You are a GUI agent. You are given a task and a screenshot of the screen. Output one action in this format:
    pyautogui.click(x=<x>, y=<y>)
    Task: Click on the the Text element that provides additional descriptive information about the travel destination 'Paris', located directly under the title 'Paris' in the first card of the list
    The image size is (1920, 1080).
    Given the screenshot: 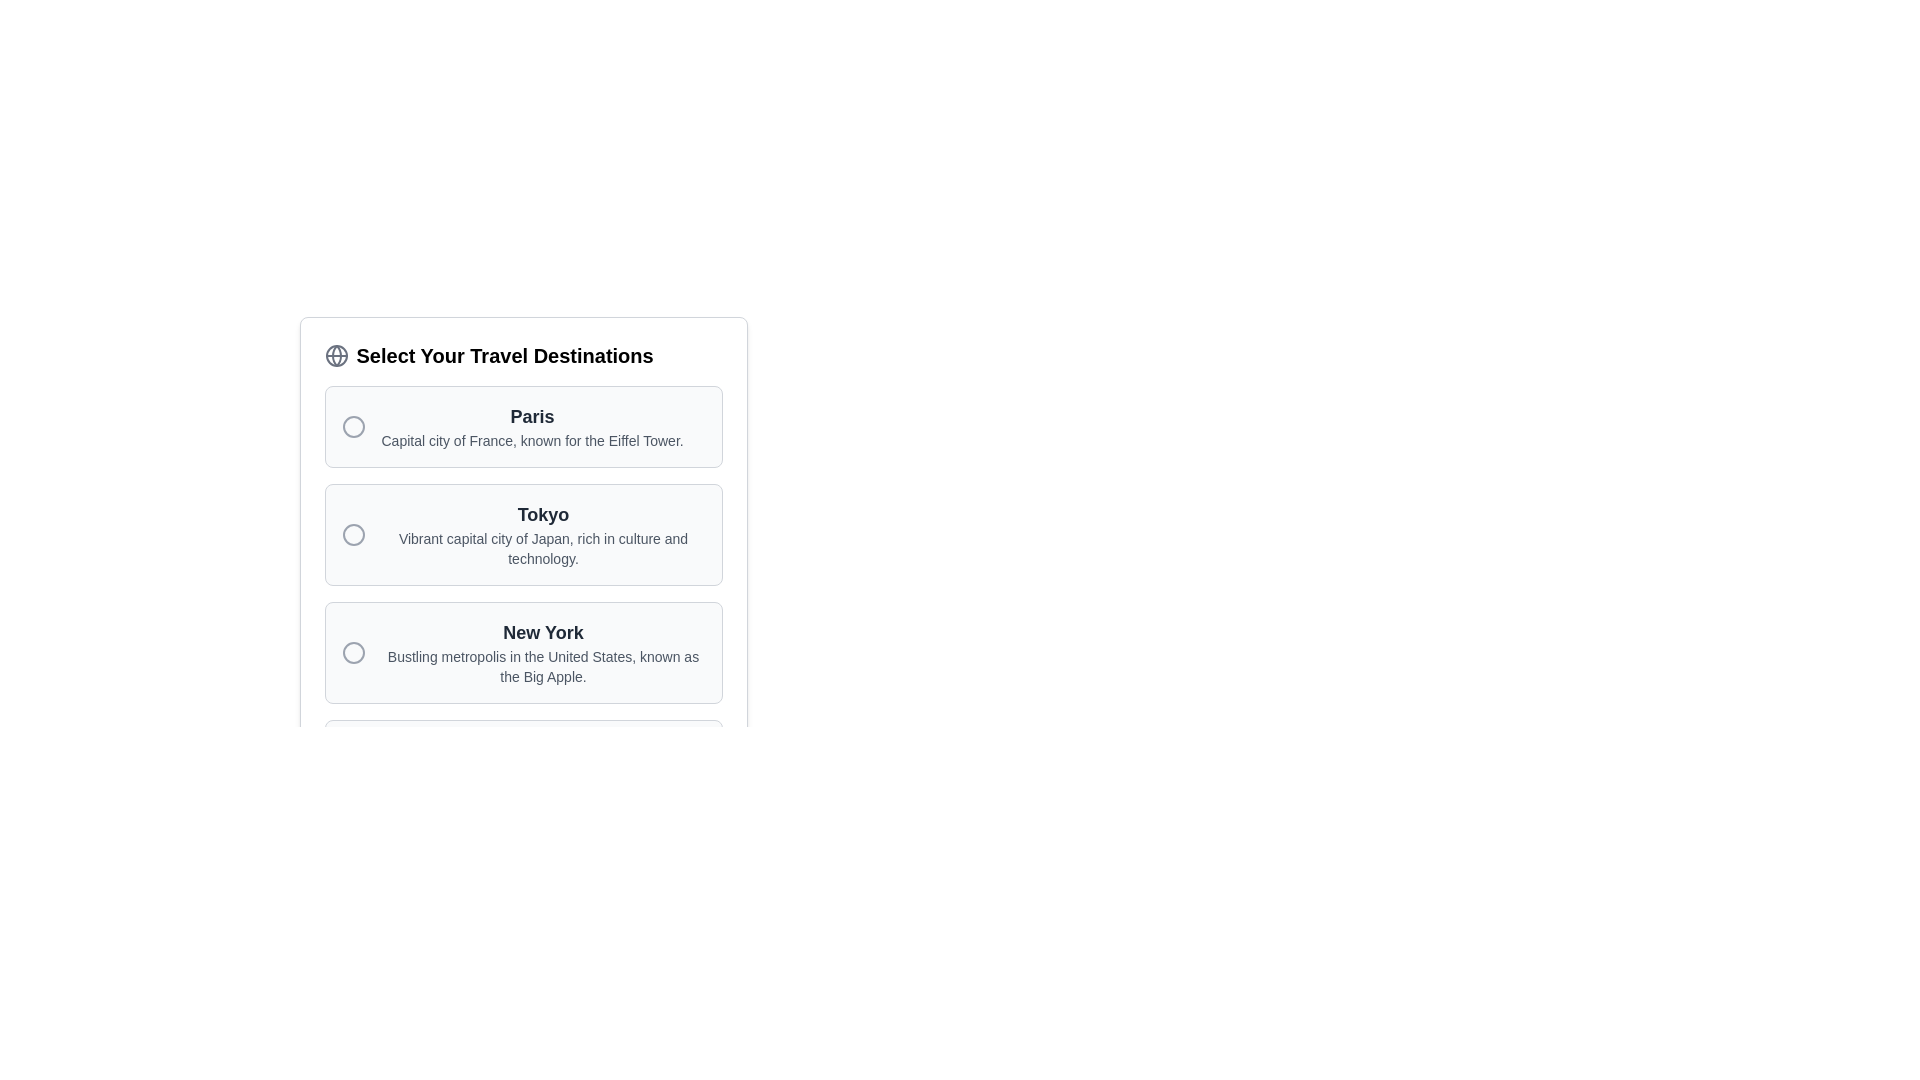 What is the action you would take?
    pyautogui.click(x=532, y=439)
    